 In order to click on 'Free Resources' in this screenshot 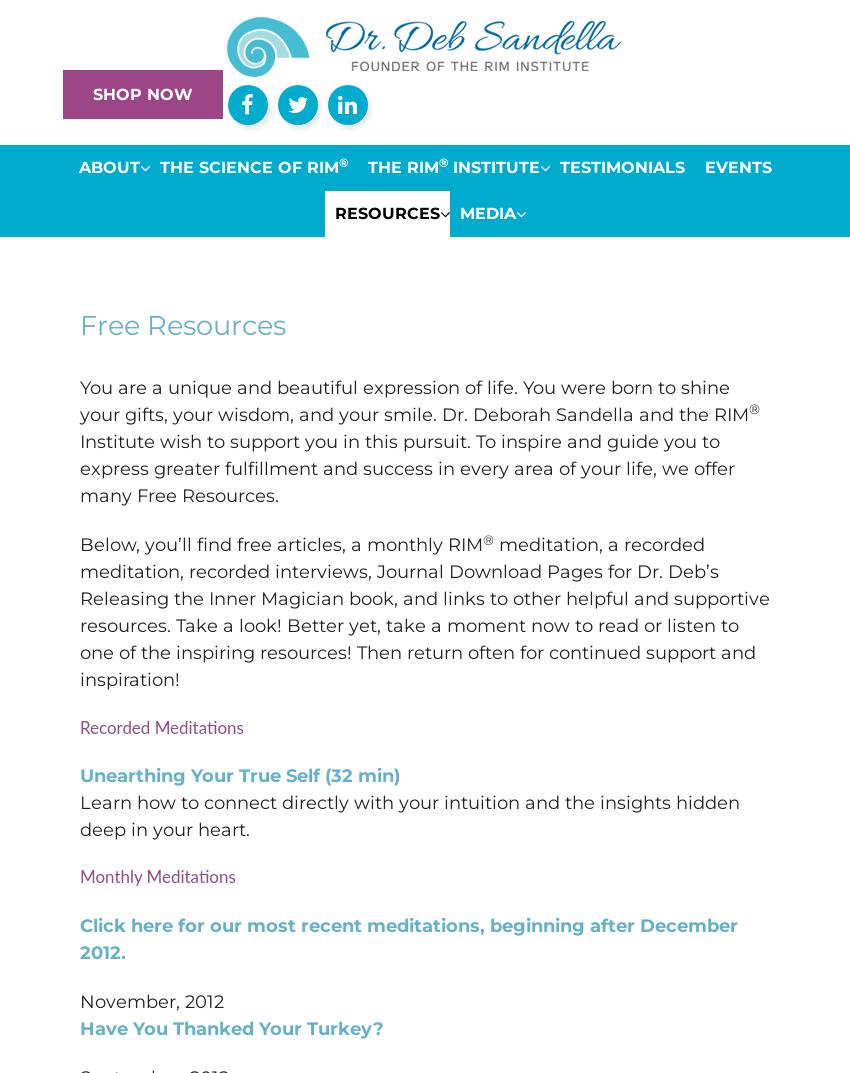, I will do `click(182, 325)`.